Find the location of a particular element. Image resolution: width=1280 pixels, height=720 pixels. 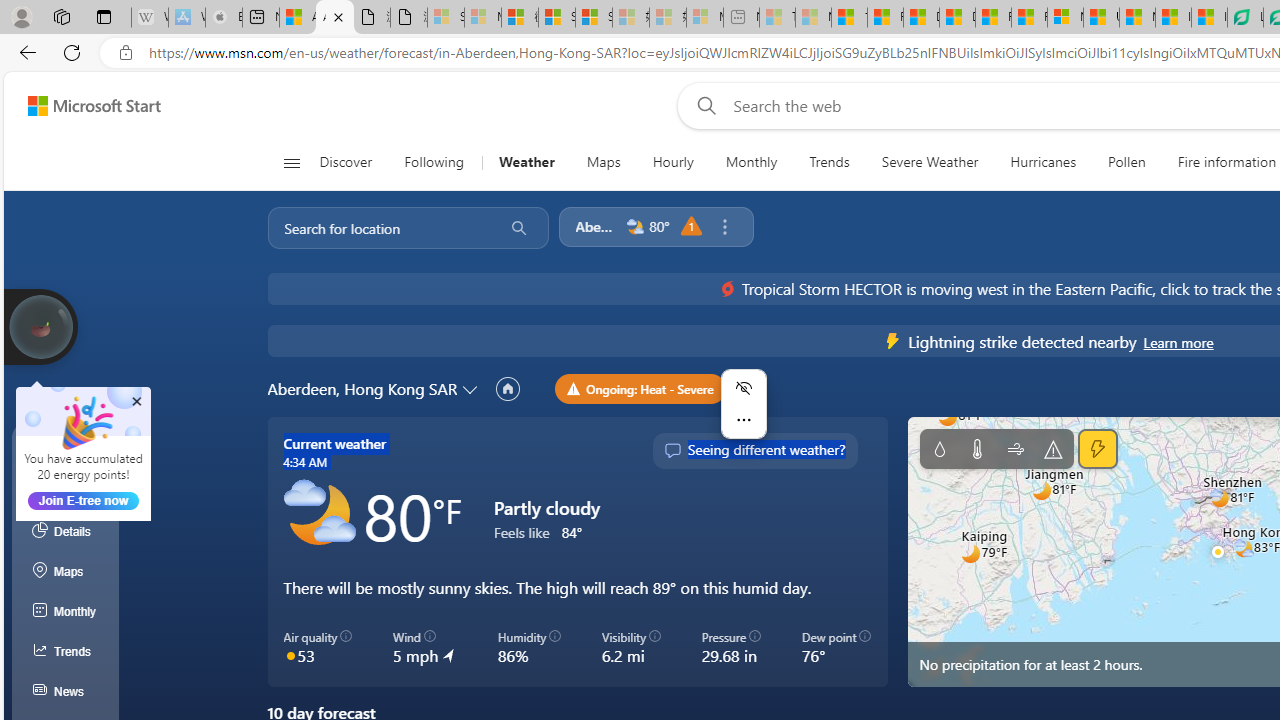

'Severe Weather' is located at coordinates (928, 162).